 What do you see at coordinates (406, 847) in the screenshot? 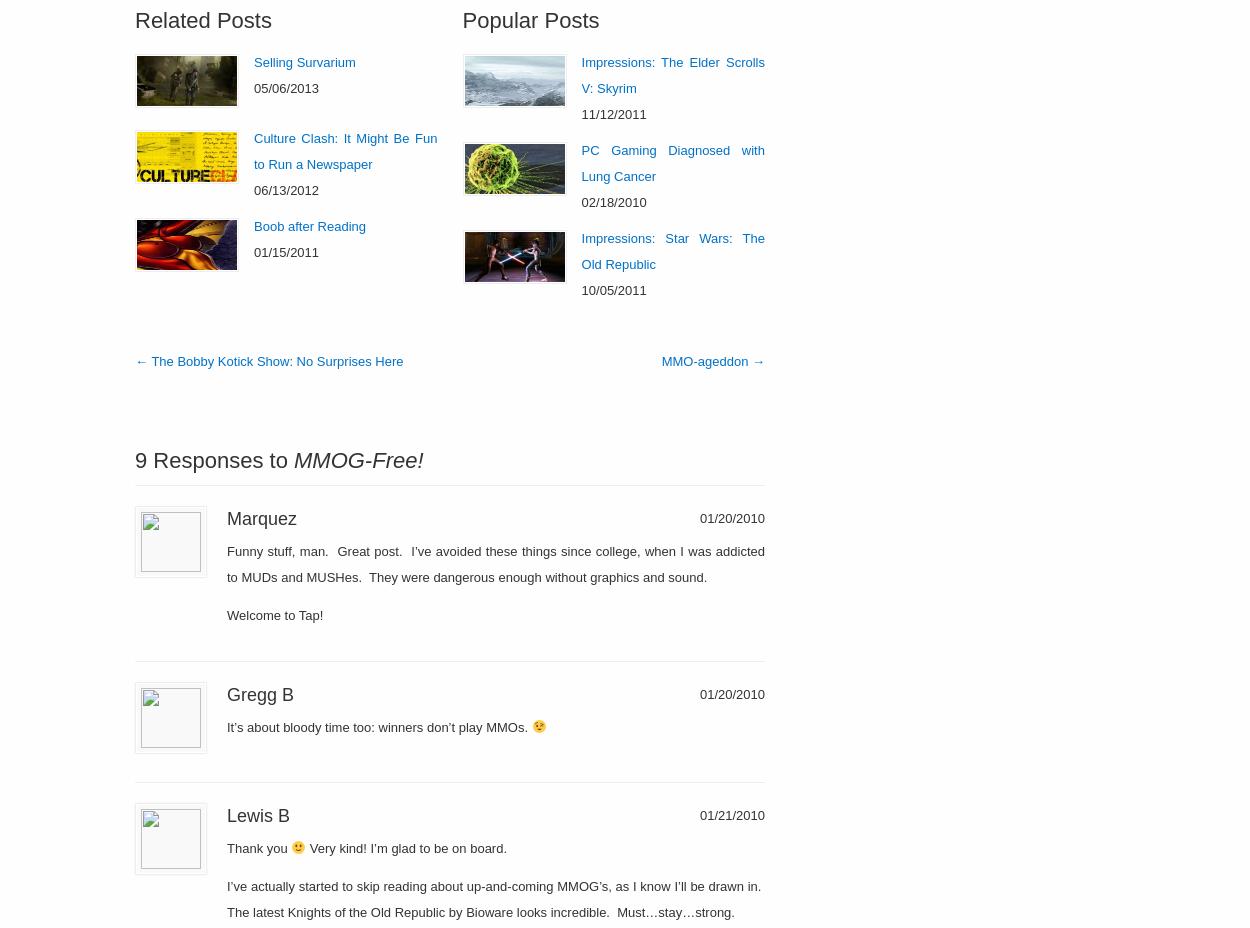
I see `'Very kind! I’m glad to be on board.'` at bounding box center [406, 847].